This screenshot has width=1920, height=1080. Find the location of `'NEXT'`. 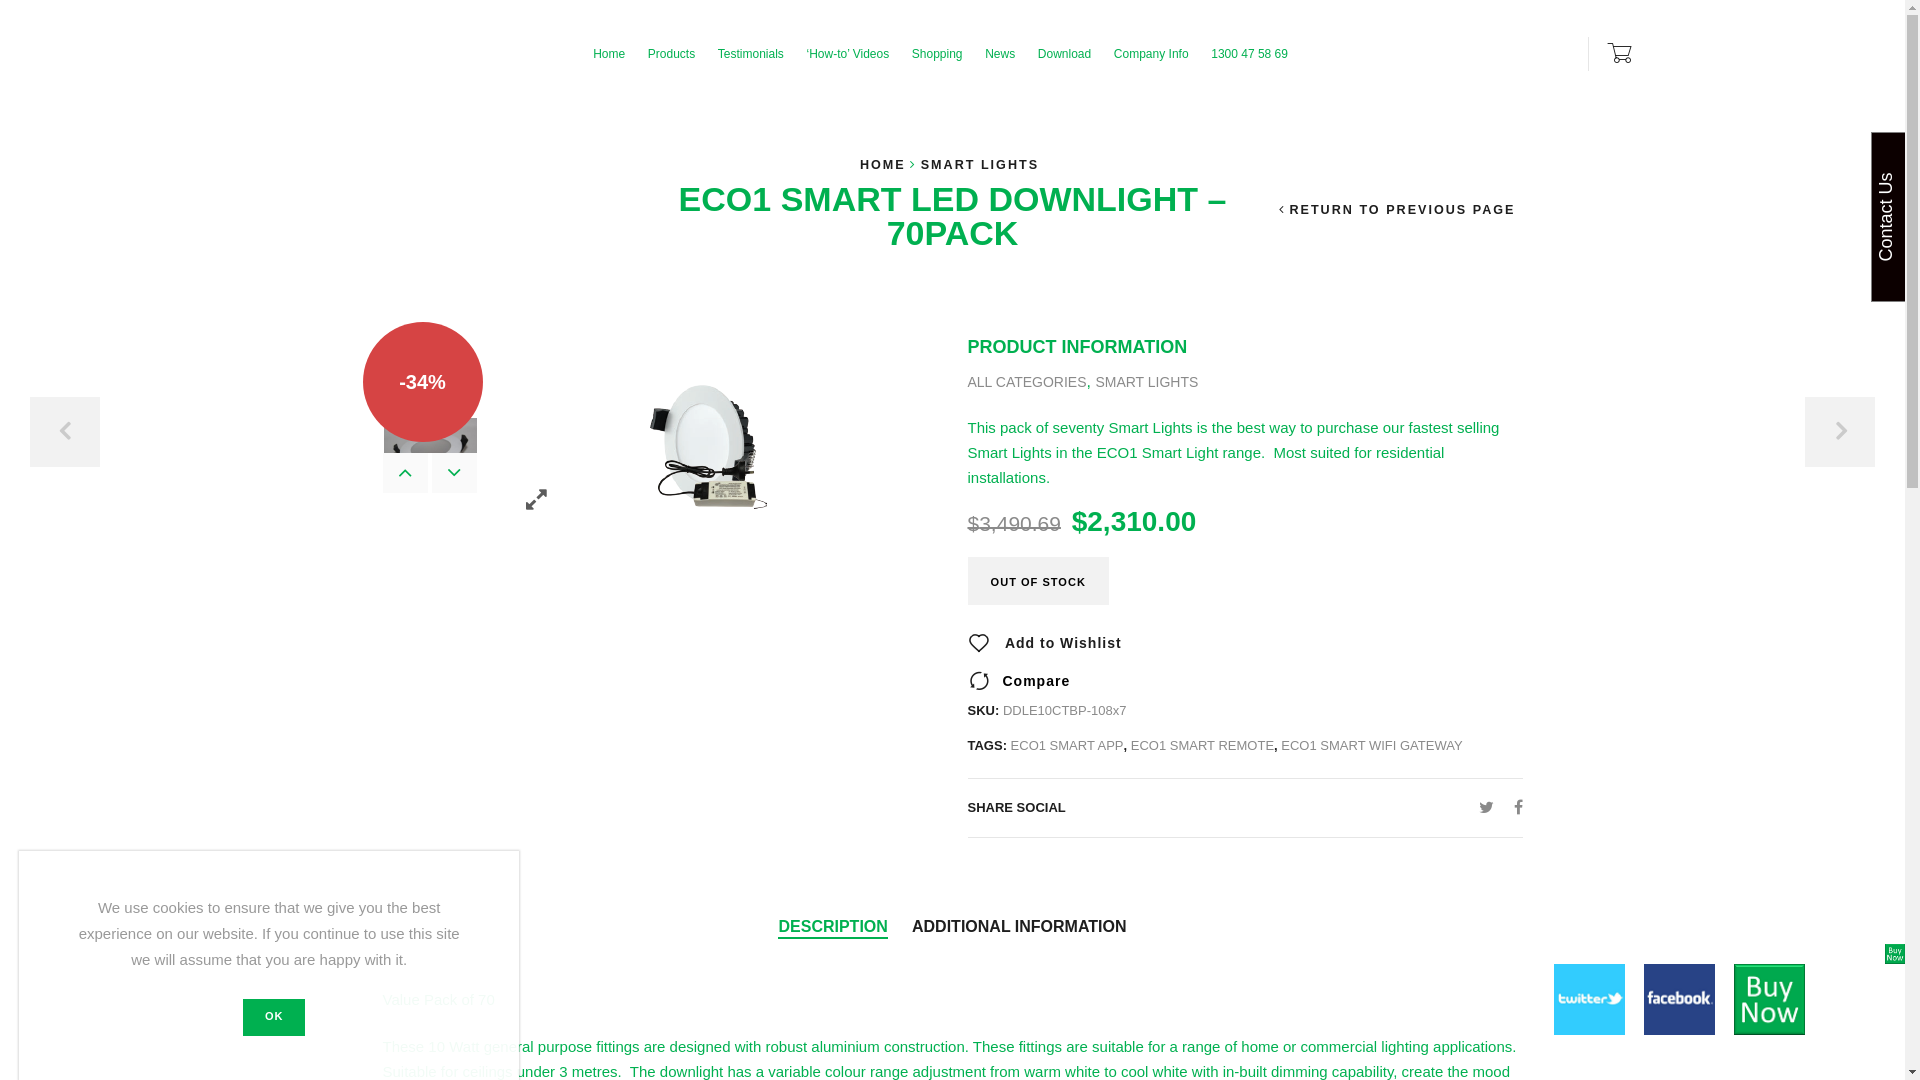

'NEXT' is located at coordinates (1804, 431).